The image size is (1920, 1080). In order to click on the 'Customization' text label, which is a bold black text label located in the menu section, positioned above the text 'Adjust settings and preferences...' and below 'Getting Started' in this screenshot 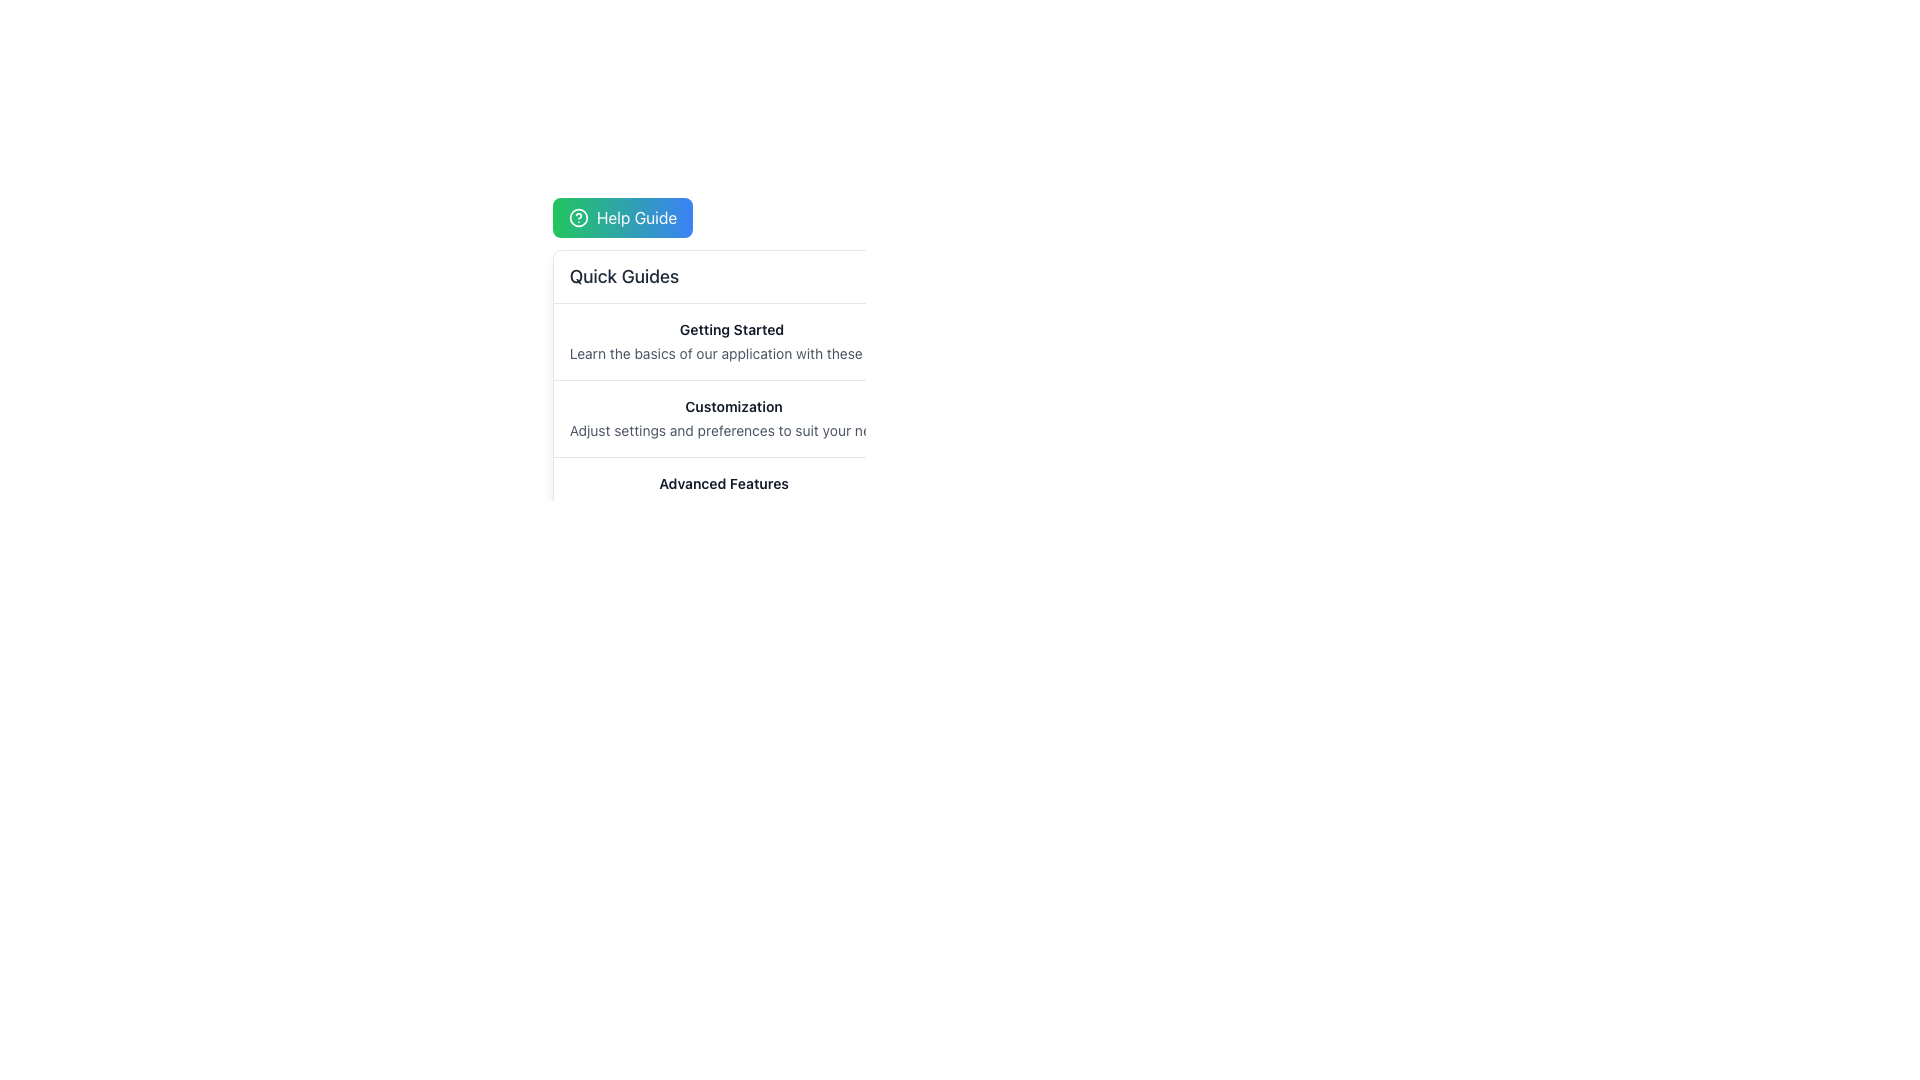, I will do `click(733, 406)`.